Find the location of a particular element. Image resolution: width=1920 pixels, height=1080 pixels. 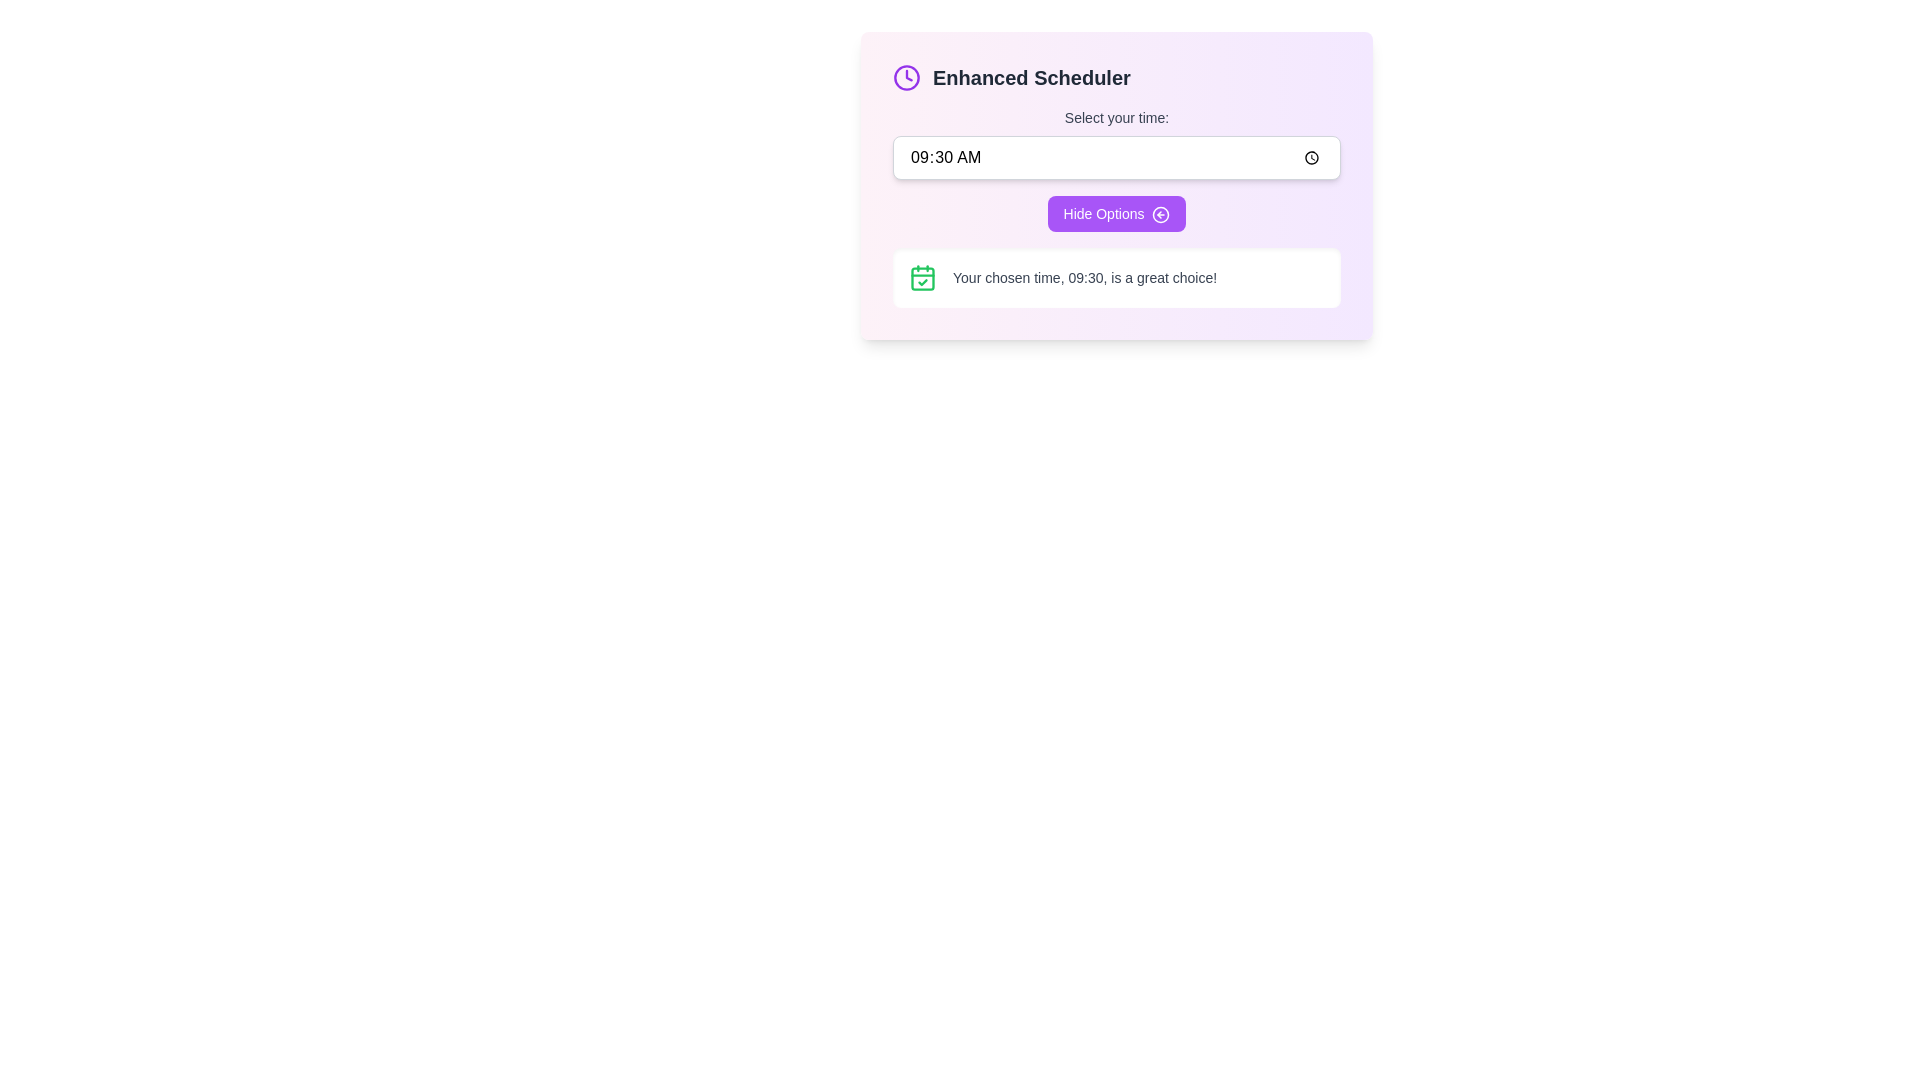

the directional icon indicating a return action, which is located adjacent to the 'Hide Options' button on the far-right side is located at coordinates (1161, 215).